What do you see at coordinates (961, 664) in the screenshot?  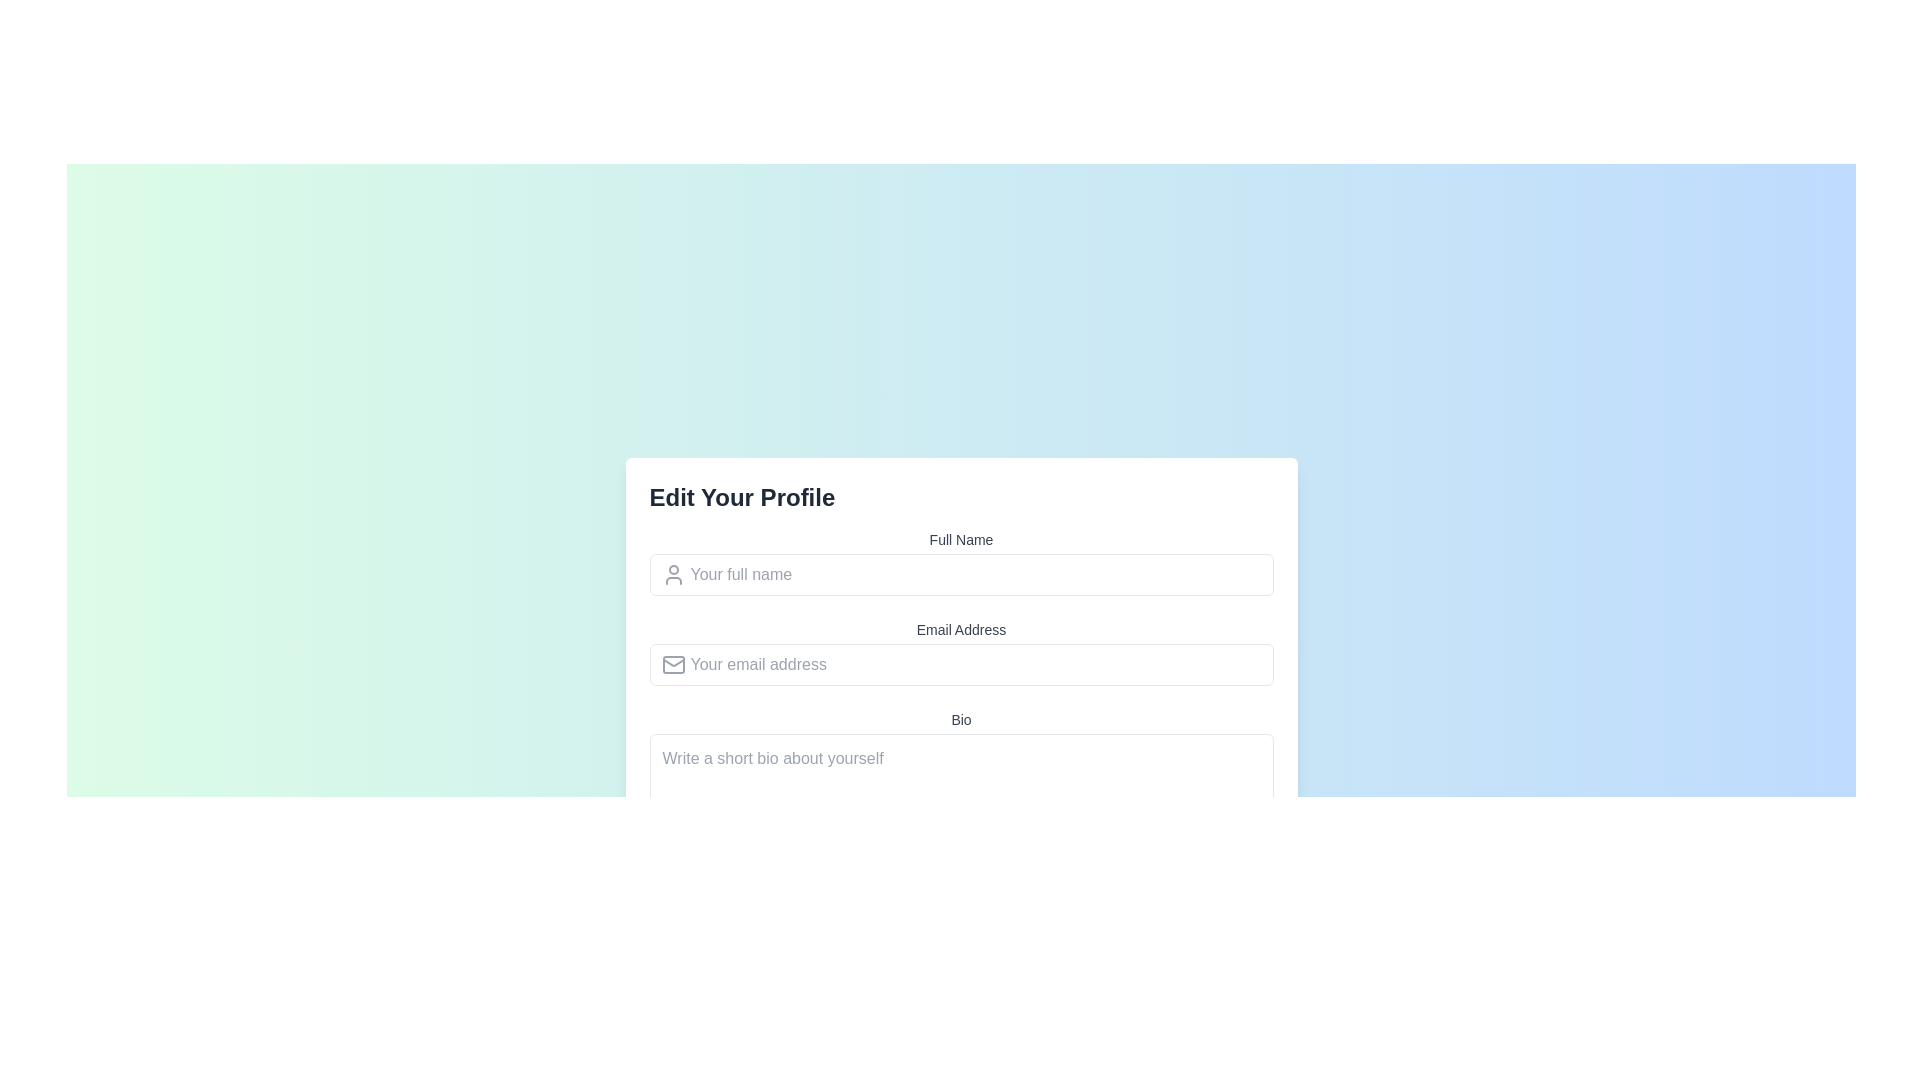 I see `the 'Email Address' input field to trigger a focus change, which is the second input field below the 'Full Name' field and above the 'Bio' section` at bounding box center [961, 664].